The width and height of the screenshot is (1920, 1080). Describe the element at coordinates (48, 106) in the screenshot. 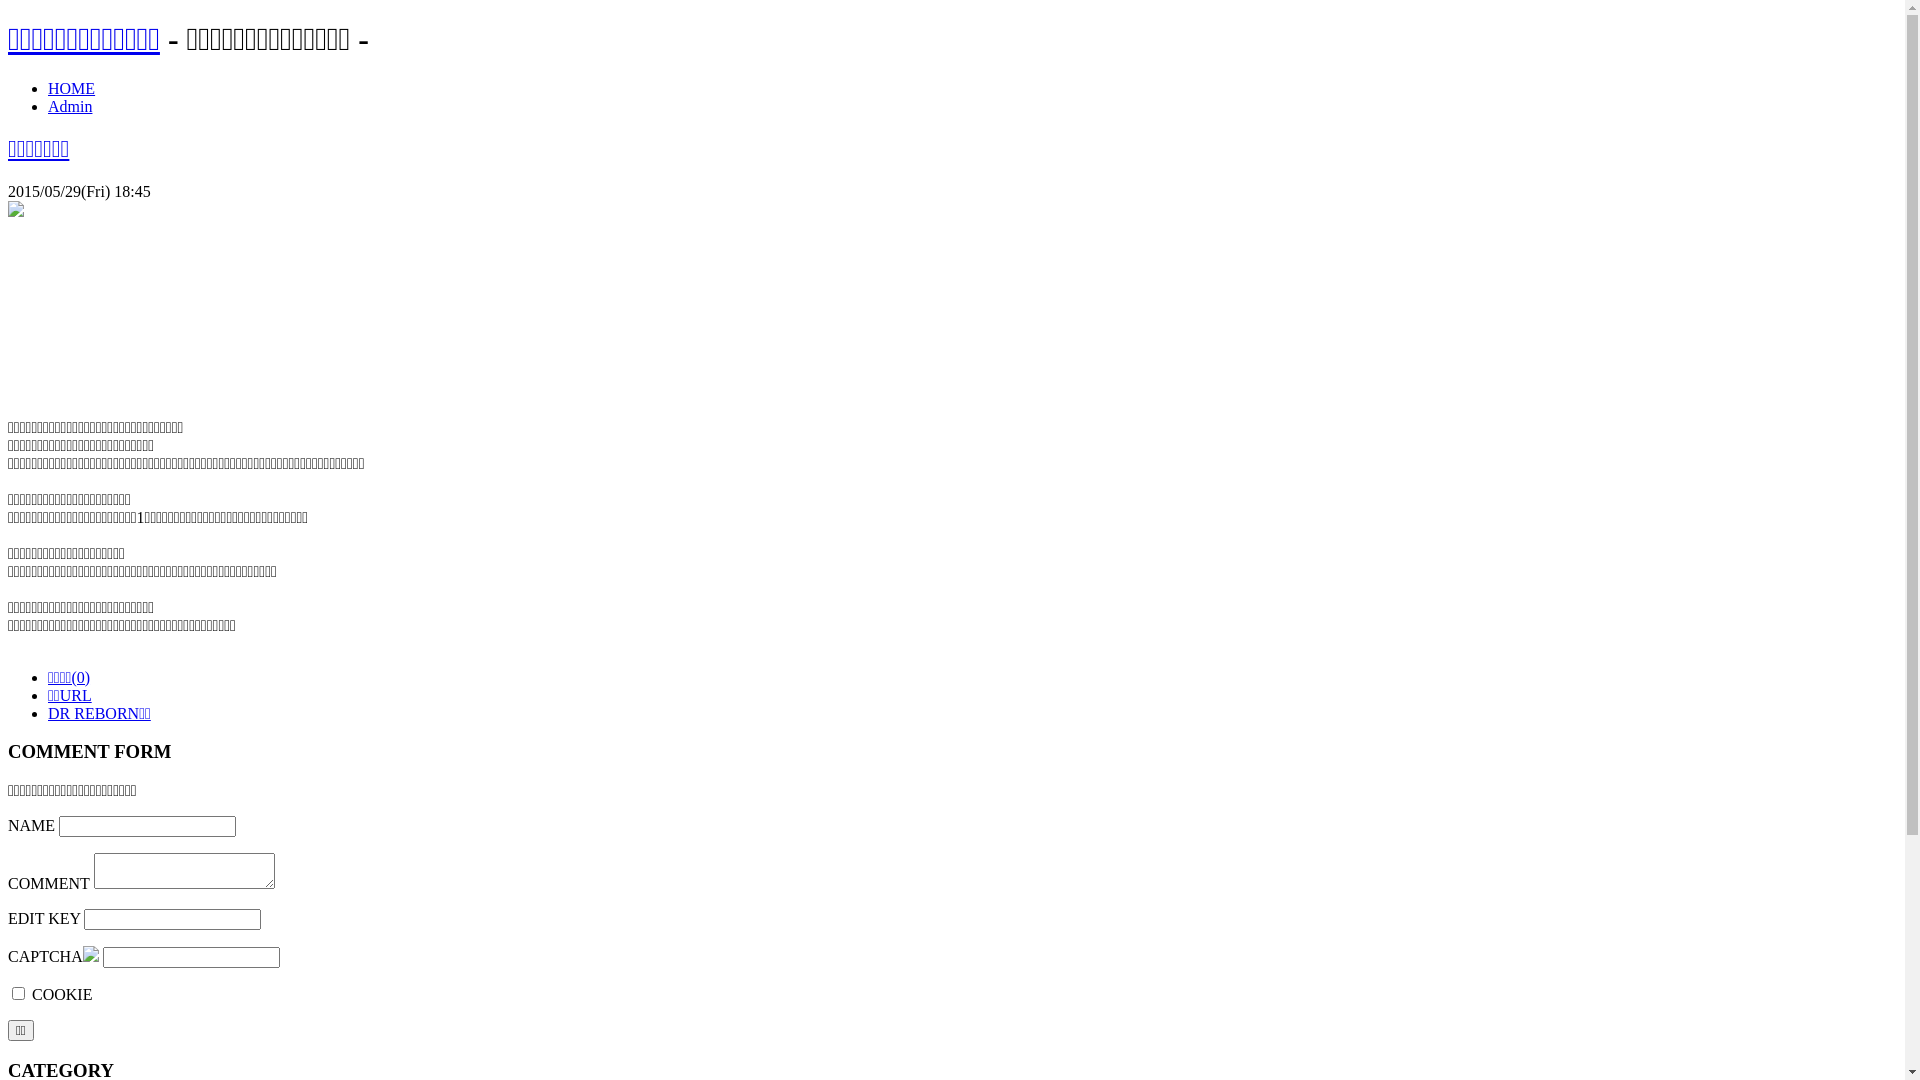

I see `'Admin'` at that location.